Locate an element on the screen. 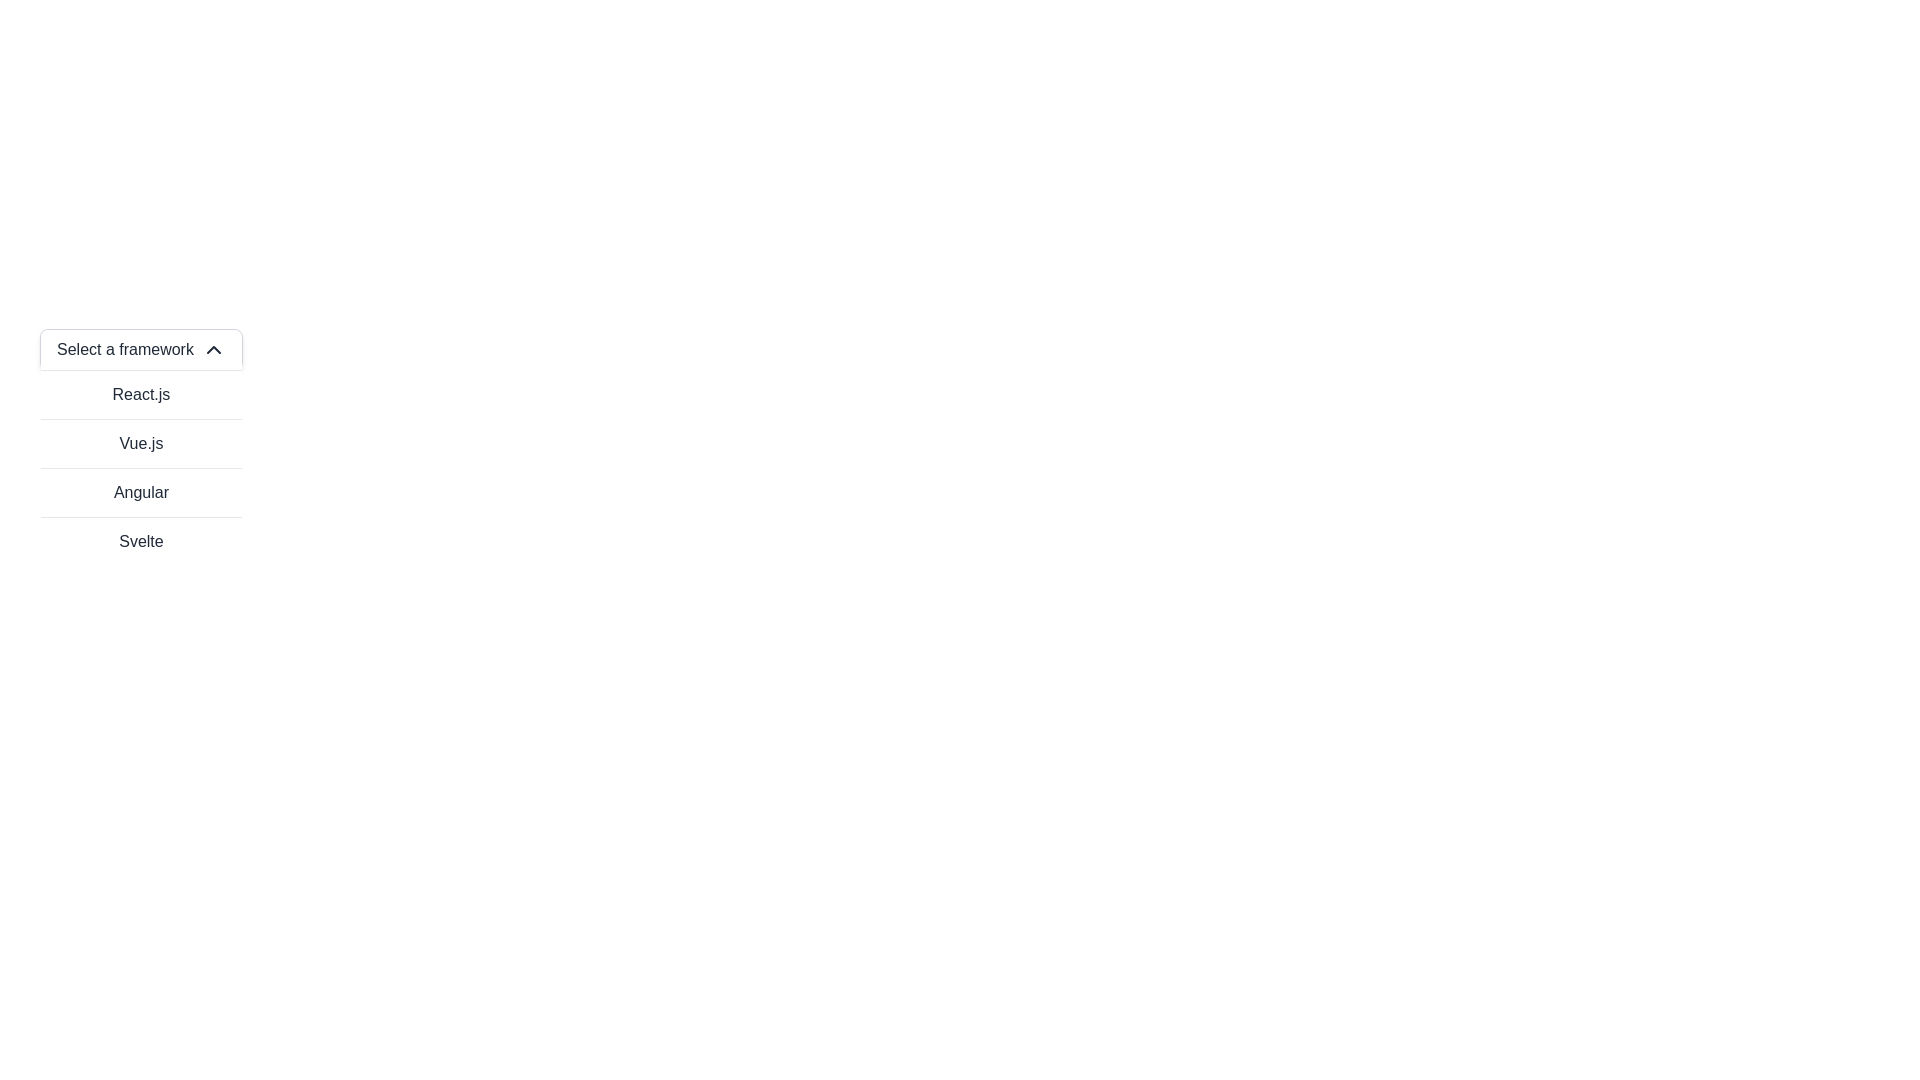 The image size is (1920, 1080). the 'Vue.js' dropdown menu item is located at coordinates (140, 442).